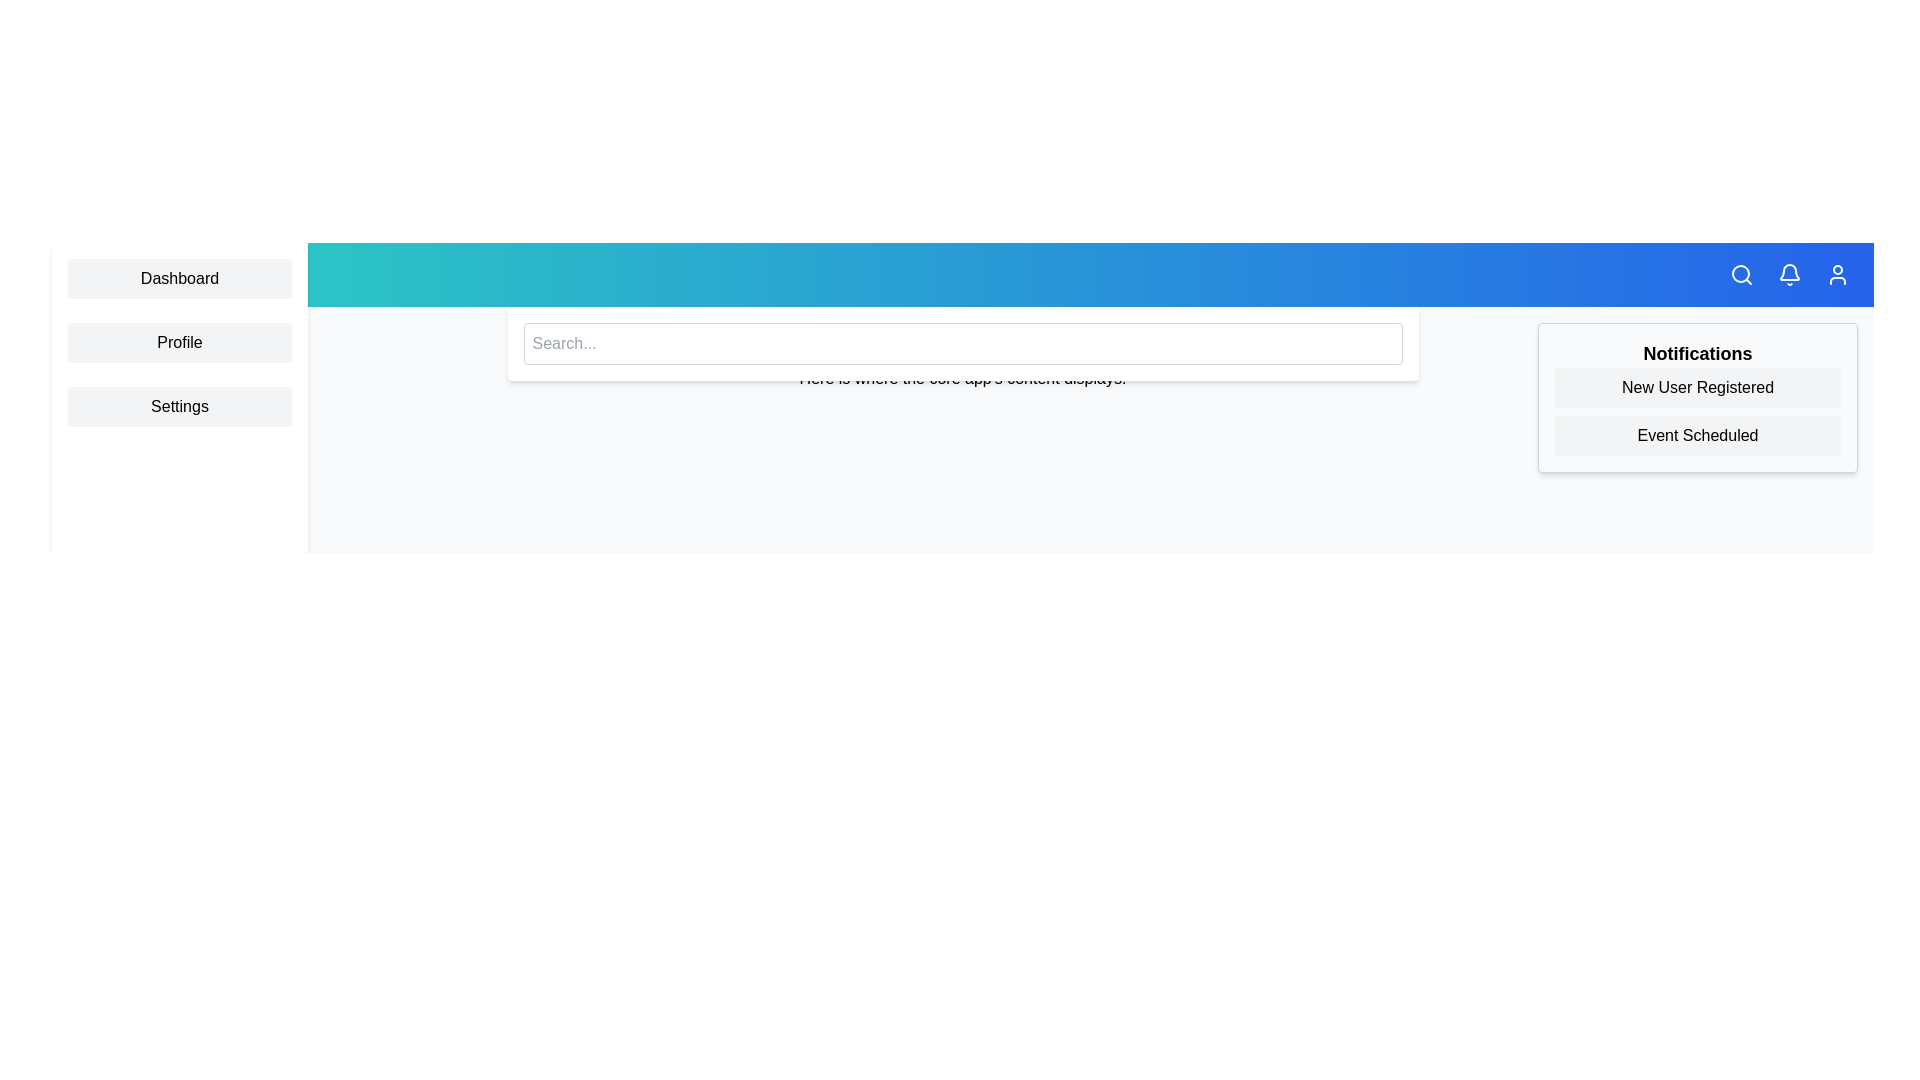 This screenshot has height=1080, width=1920. What do you see at coordinates (1741, 274) in the screenshot?
I see `the search icon button located at the top-right of the interface` at bounding box center [1741, 274].